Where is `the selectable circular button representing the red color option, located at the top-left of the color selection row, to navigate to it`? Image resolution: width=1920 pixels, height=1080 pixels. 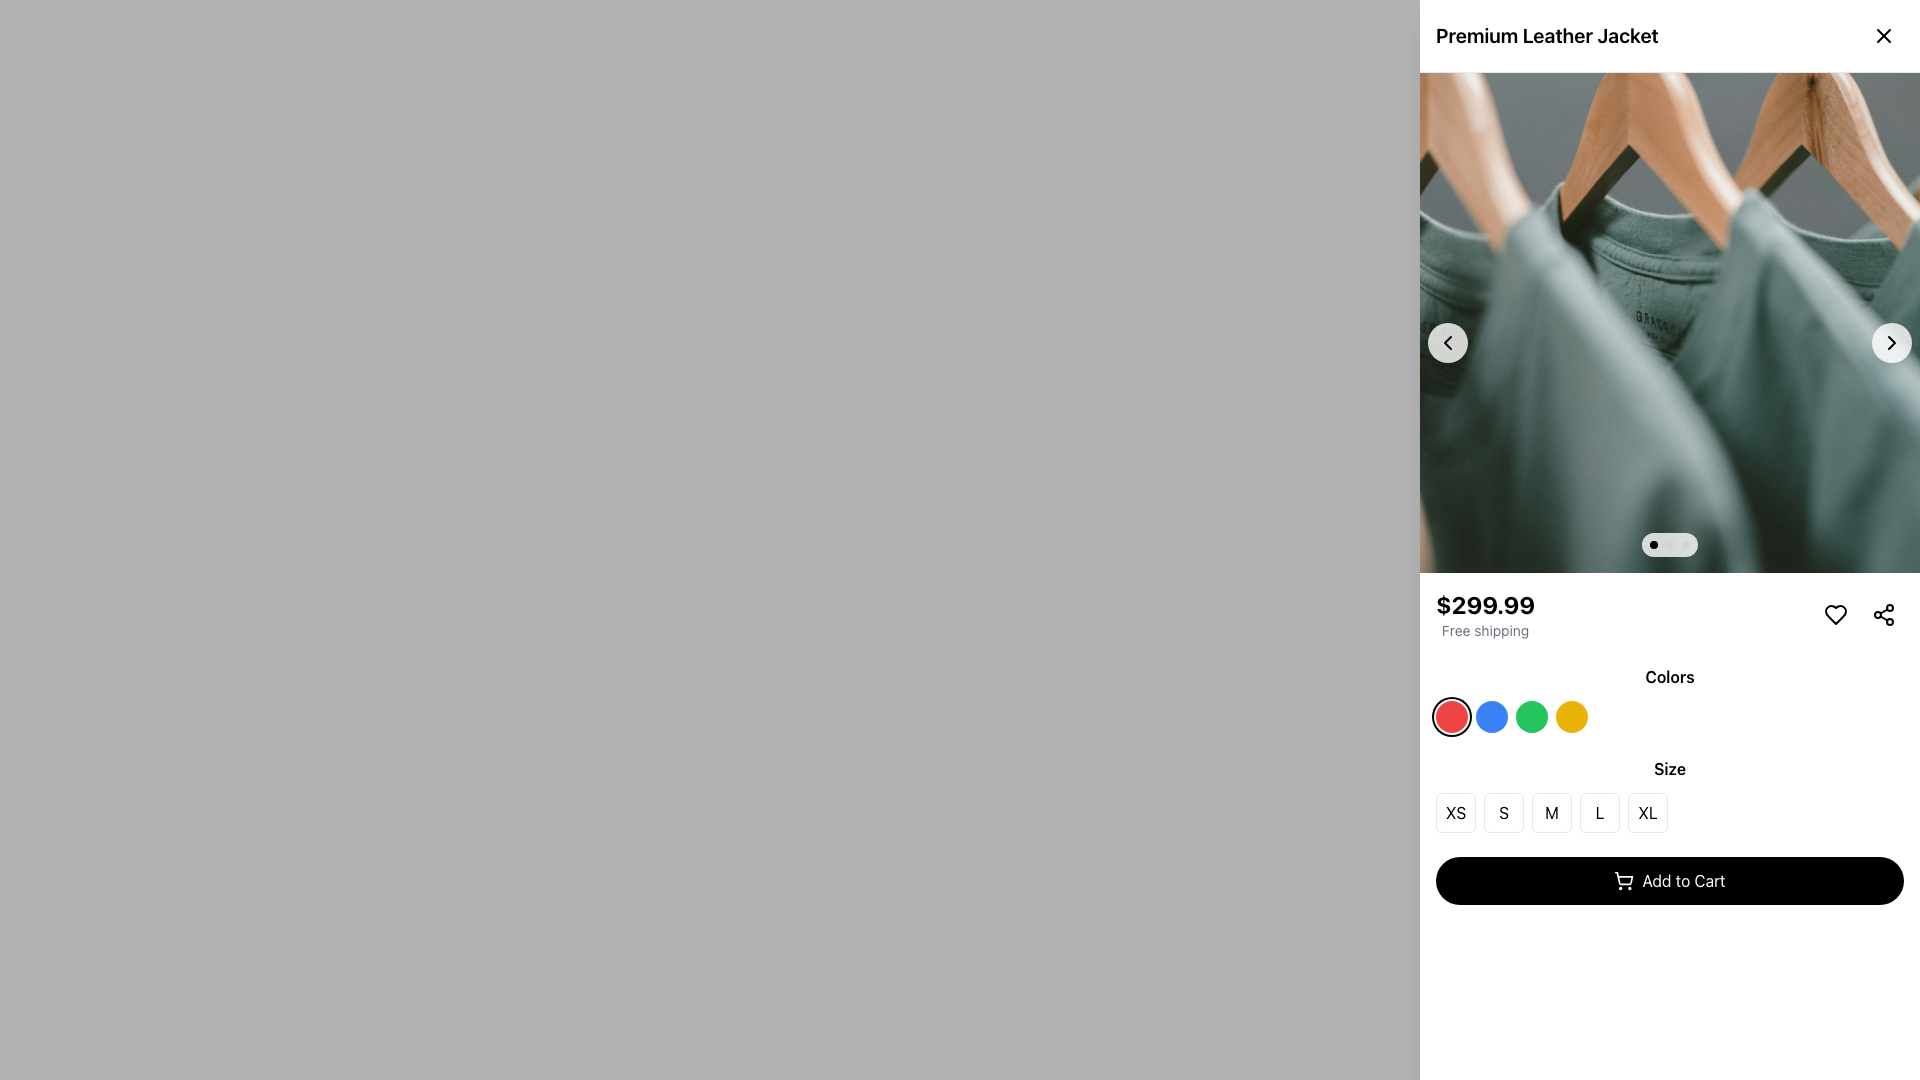 the selectable circular button representing the red color option, located at the top-left of the color selection row, to navigate to it is located at coordinates (1451, 716).